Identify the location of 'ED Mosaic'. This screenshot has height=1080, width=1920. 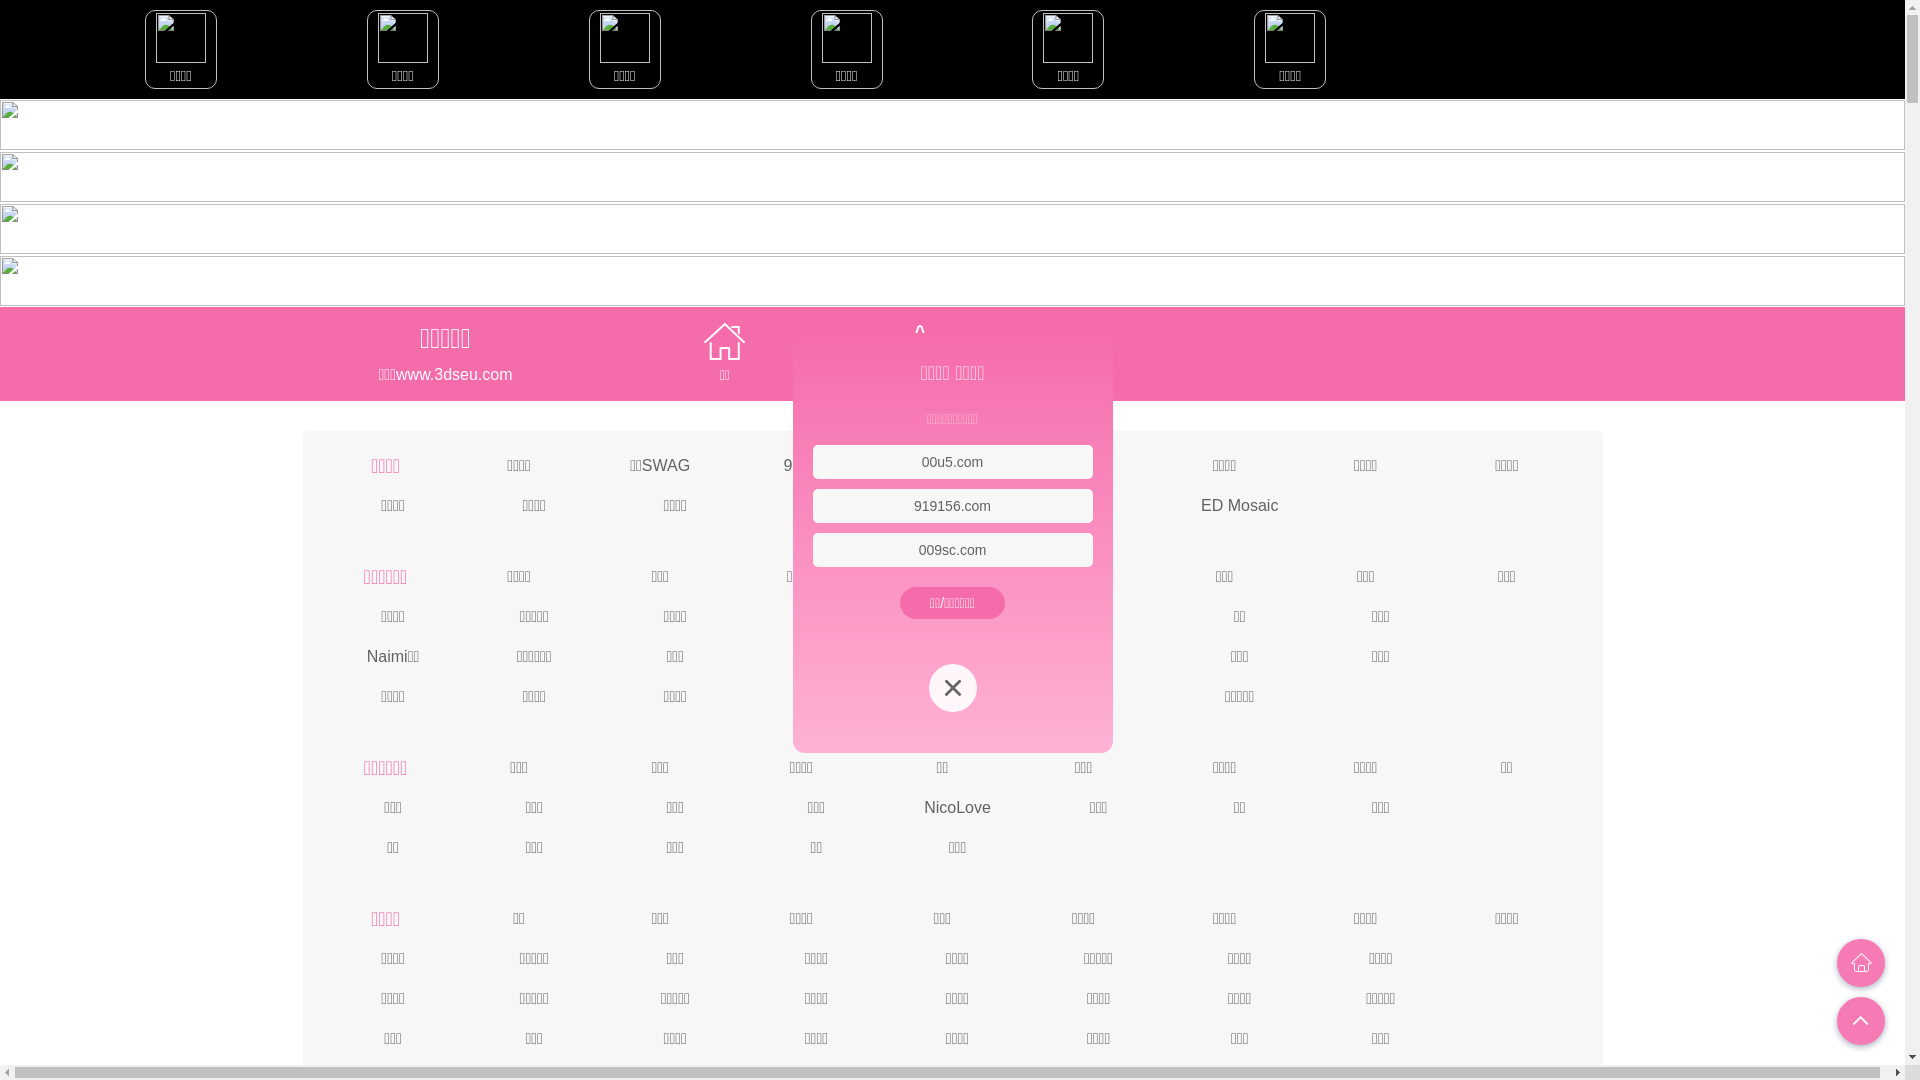
(1200, 503).